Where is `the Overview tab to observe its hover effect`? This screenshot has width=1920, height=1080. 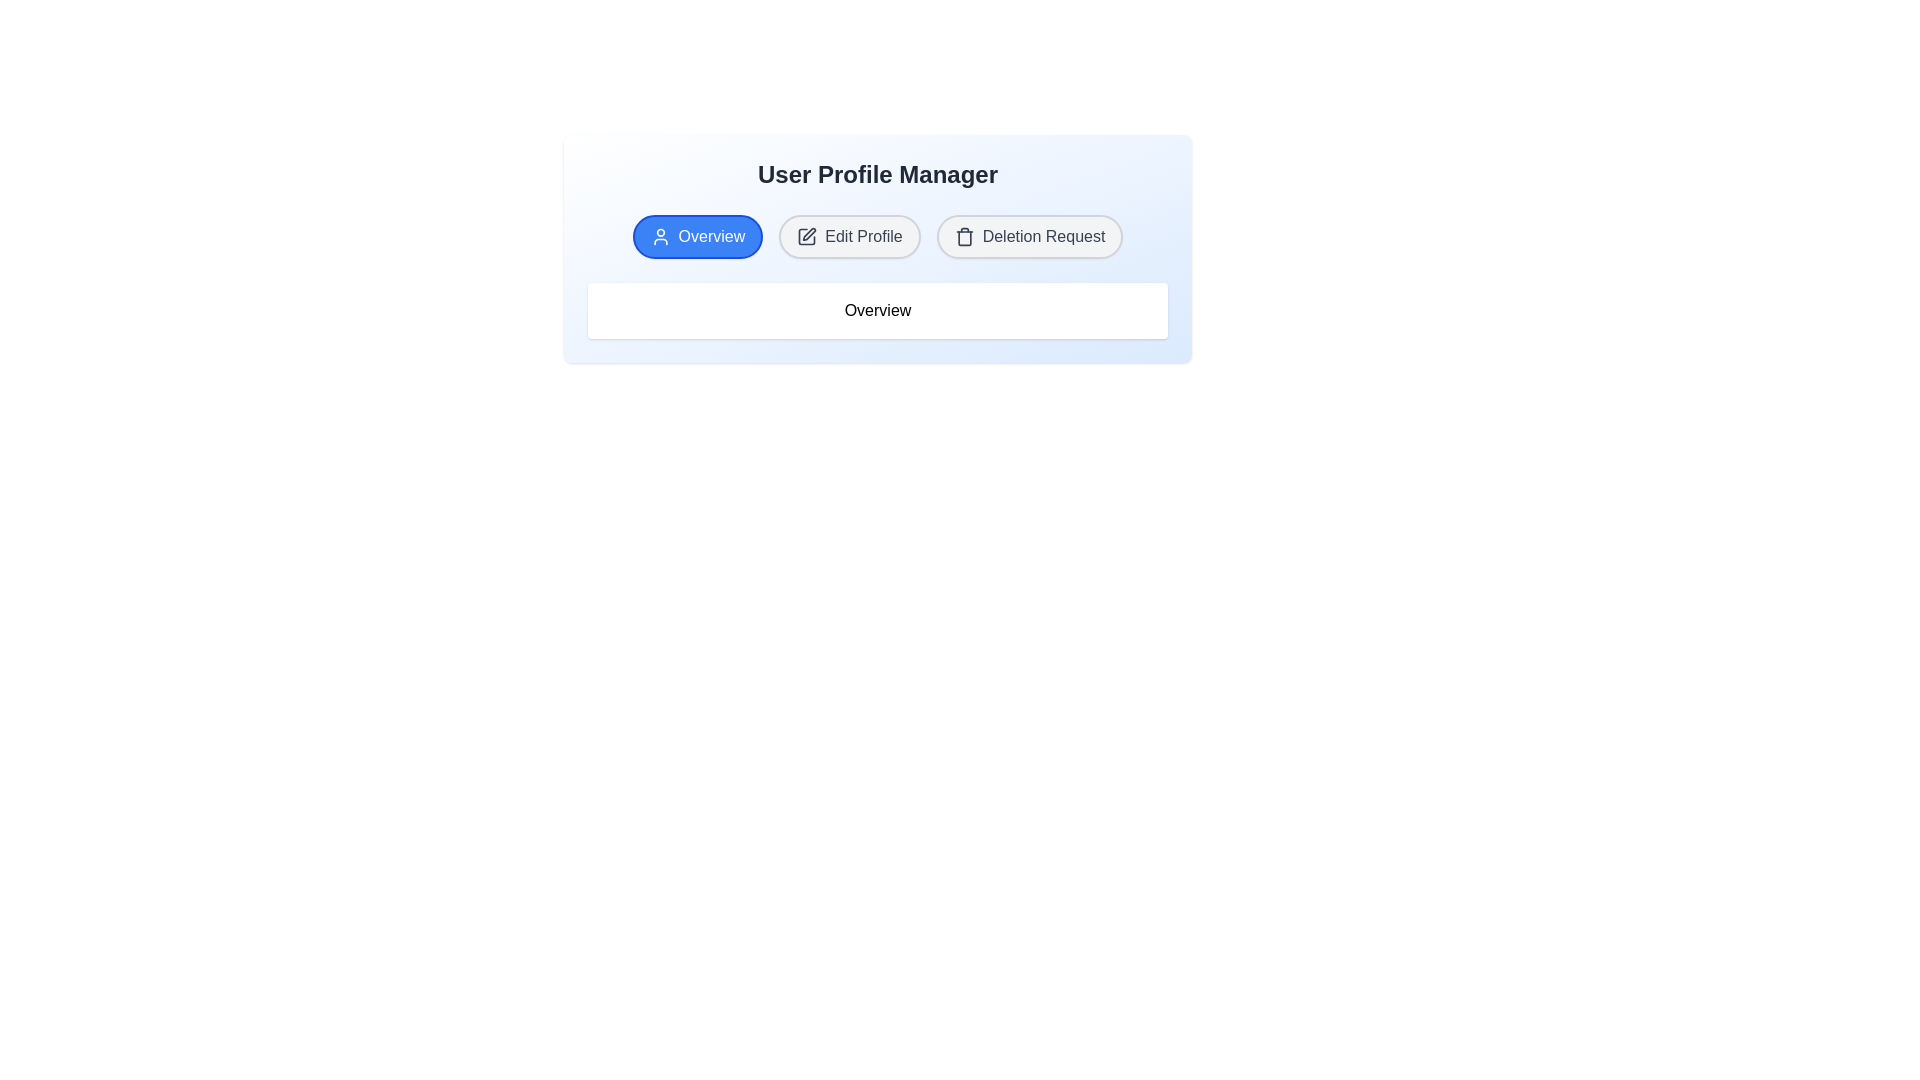 the Overview tab to observe its hover effect is located at coordinates (697, 235).